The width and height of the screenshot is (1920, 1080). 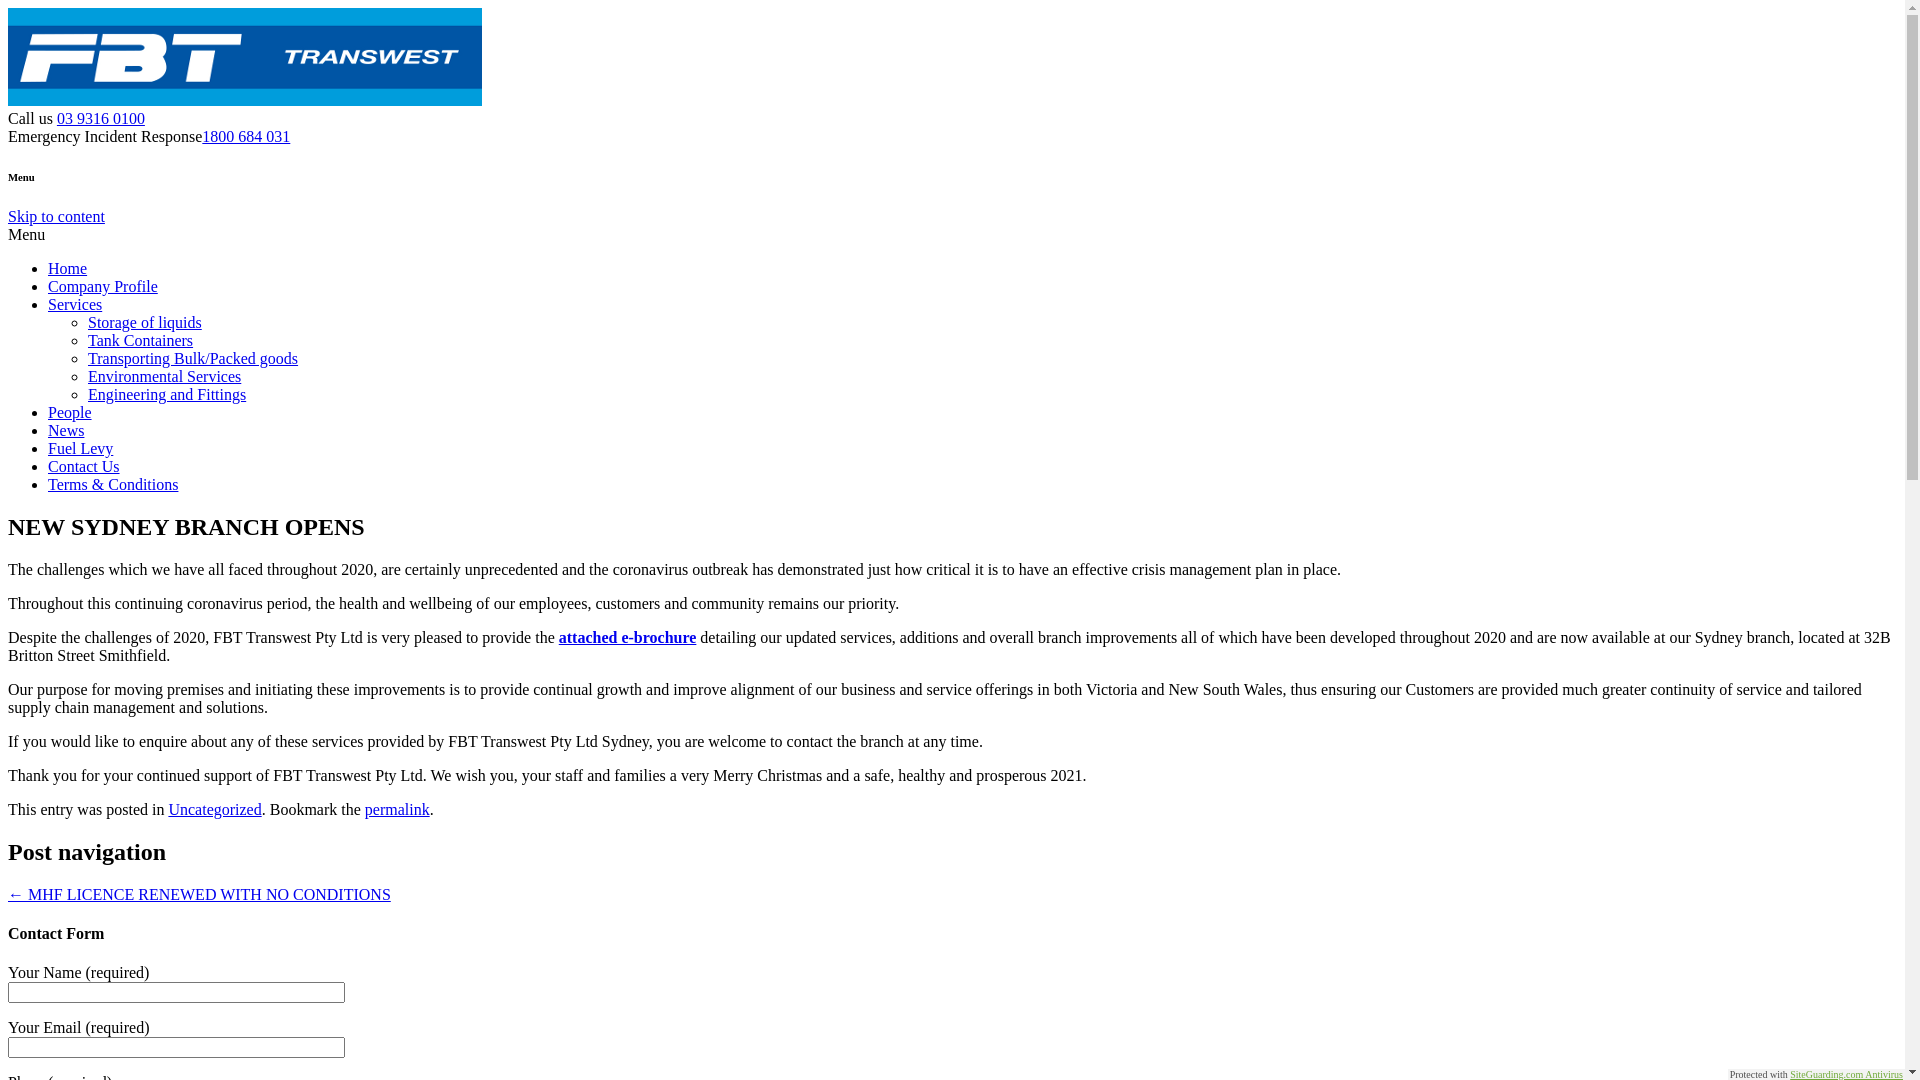 What do you see at coordinates (214, 808) in the screenshot?
I see `'Uncategorized'` at bounding box center [214, 808].